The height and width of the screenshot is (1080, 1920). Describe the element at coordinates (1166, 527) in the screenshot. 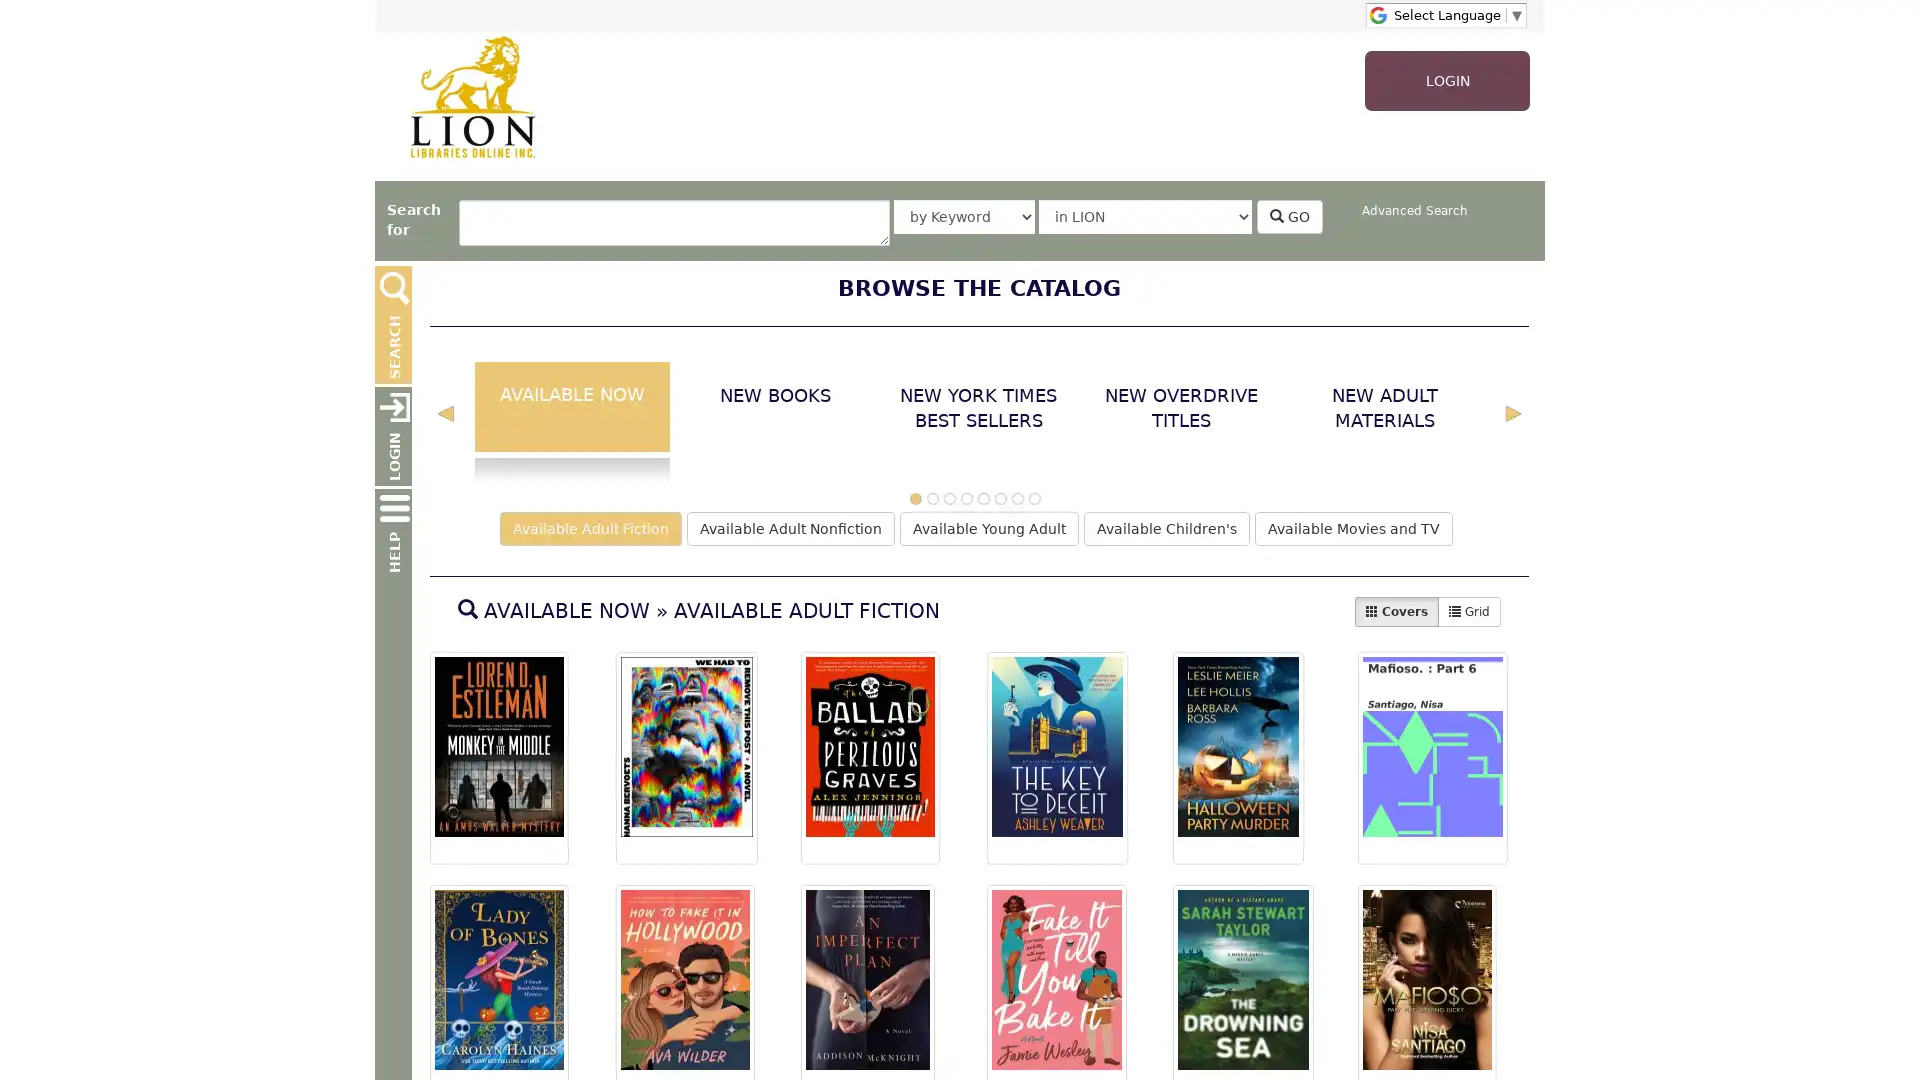

I see `Available Children's` at that location.